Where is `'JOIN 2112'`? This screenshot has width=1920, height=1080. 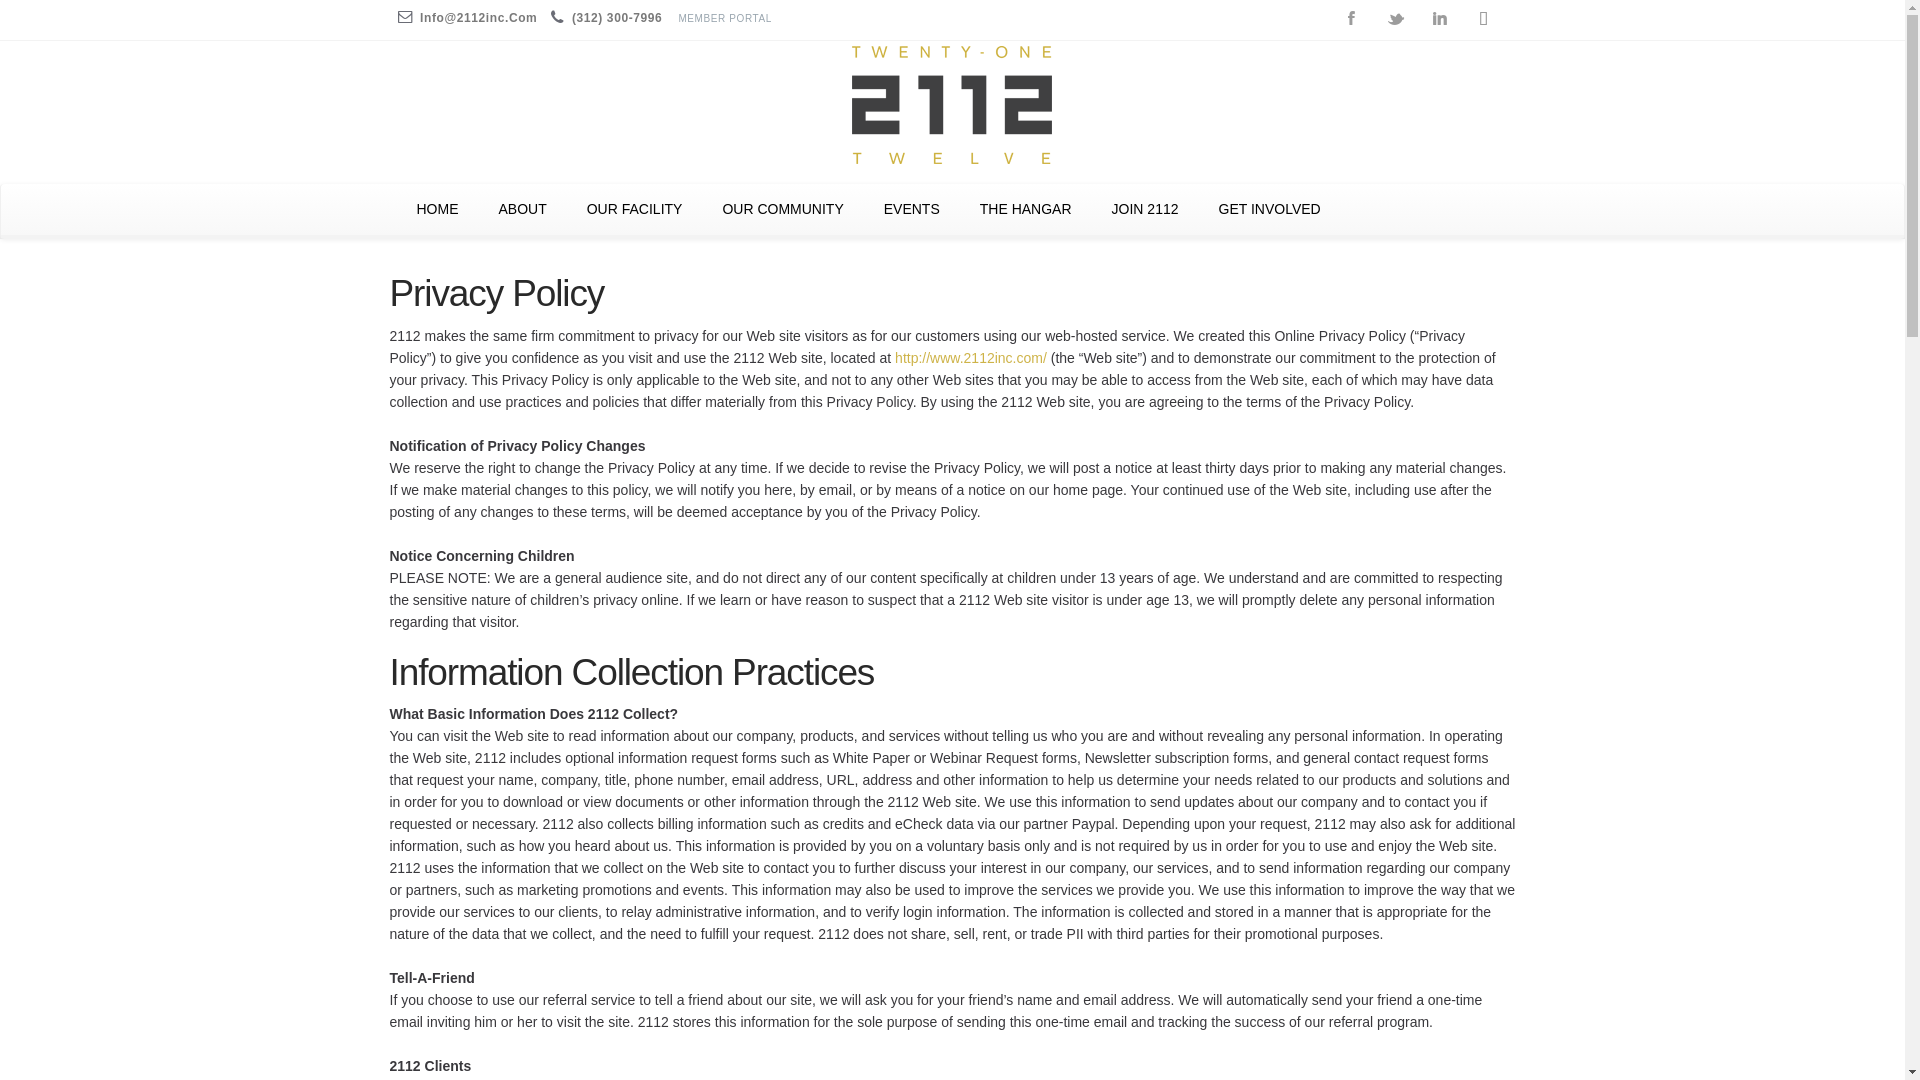
'JOIN 2112' is located at coordinates (1090, 208).